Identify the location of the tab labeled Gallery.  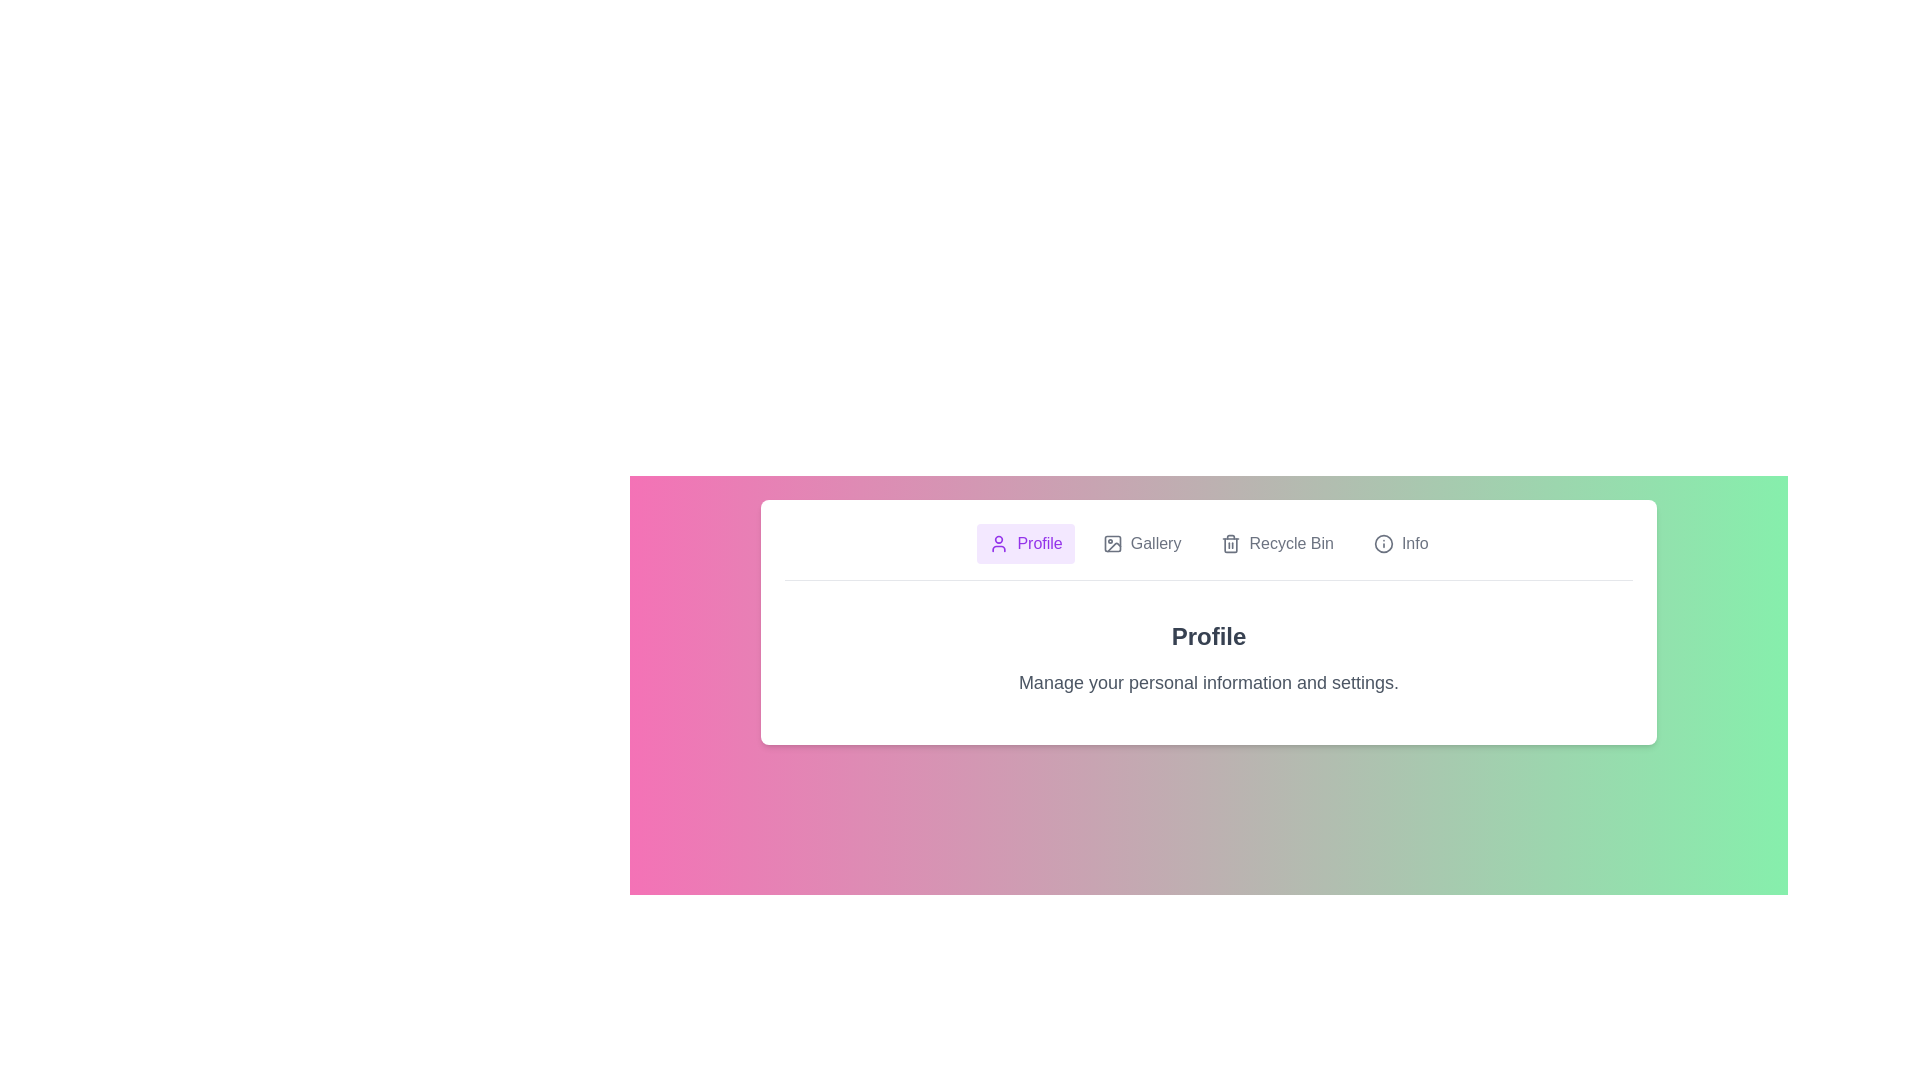
(1142, 543).